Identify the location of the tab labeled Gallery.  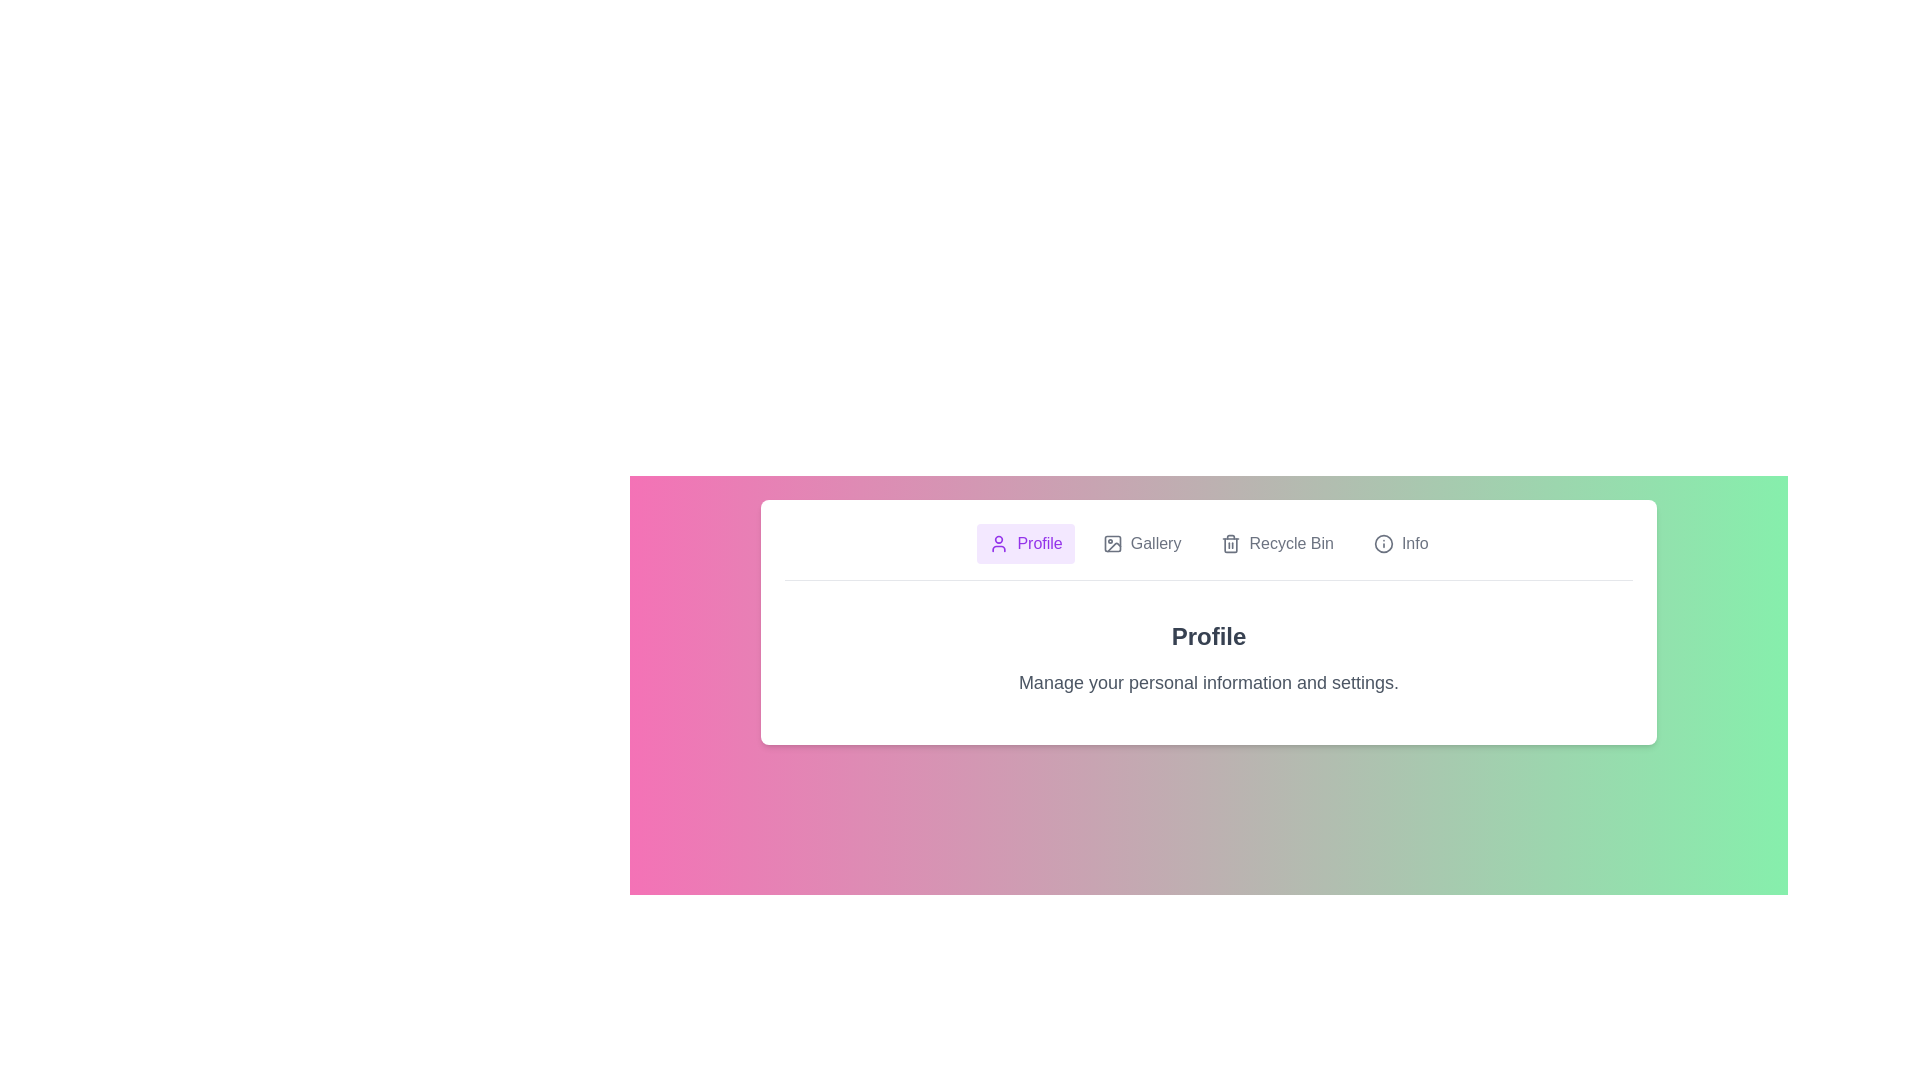
(1142, 543).